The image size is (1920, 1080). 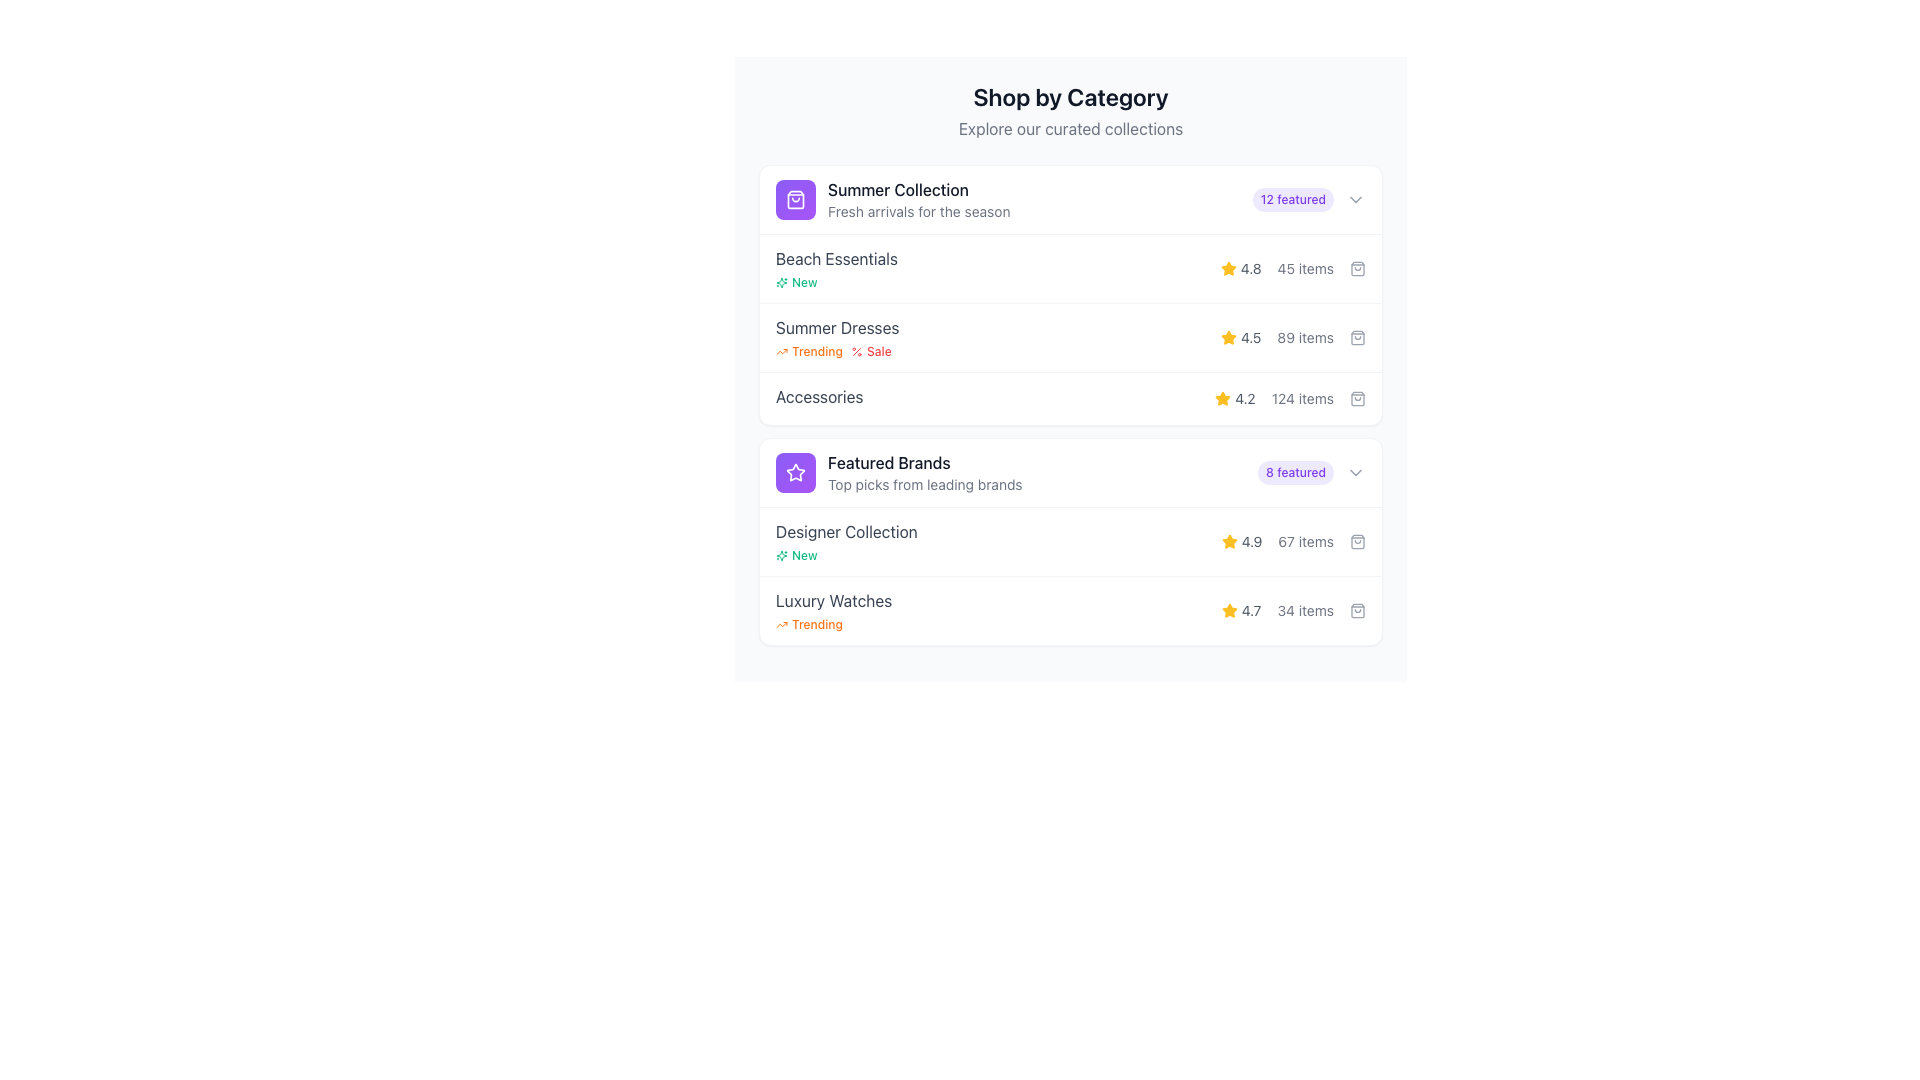 I want to click on the small shopping bag icon, which is located on the far right of the 'Summer Dresses' category row, so click(x=1358, y=337).